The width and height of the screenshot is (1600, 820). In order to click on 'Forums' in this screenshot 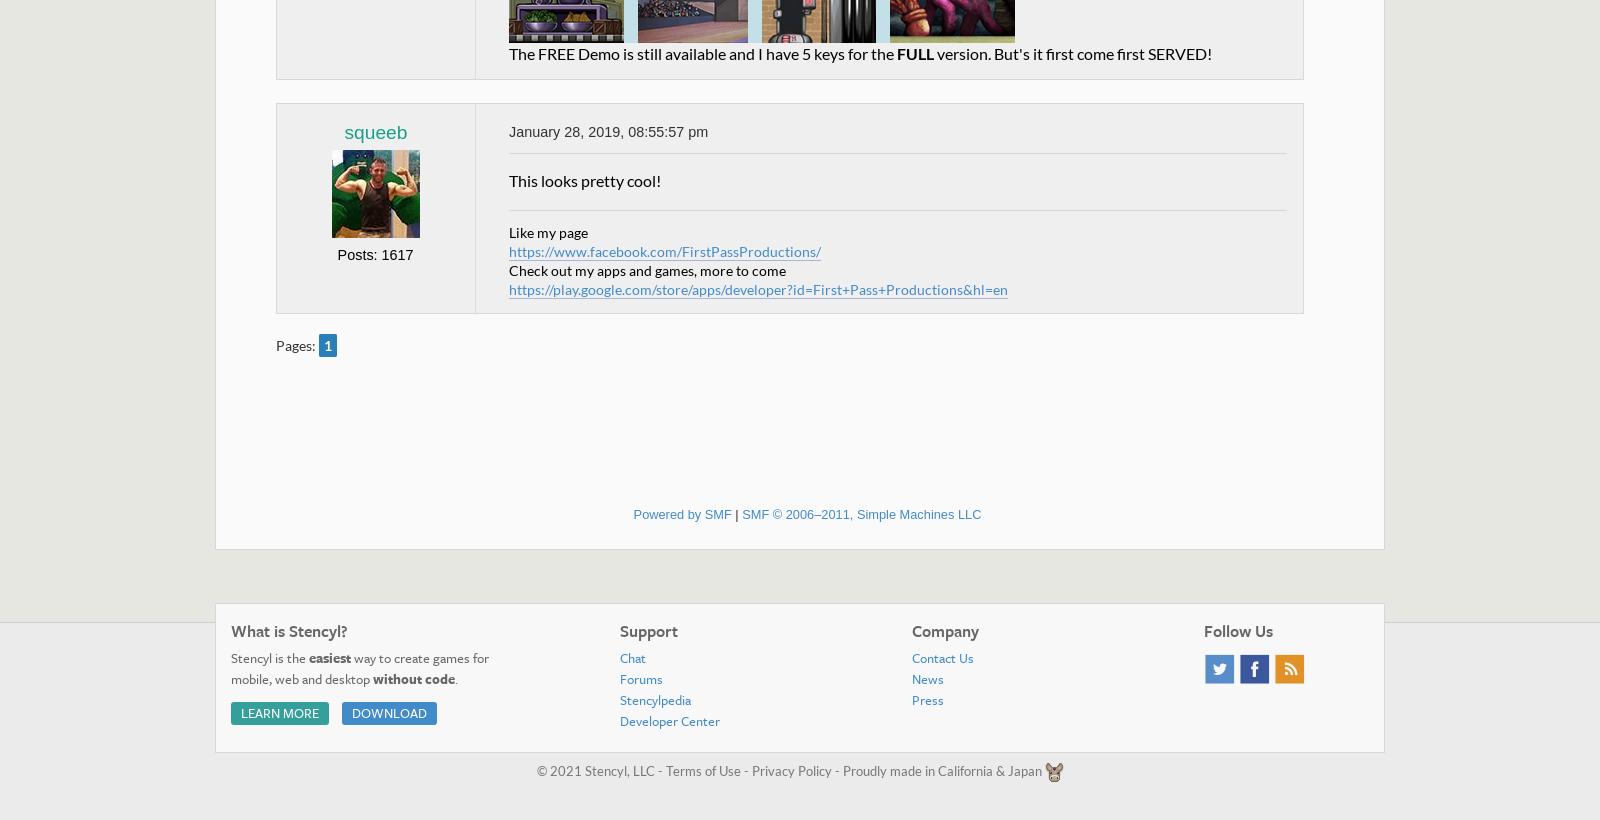, I will do `click(641, 677)`.